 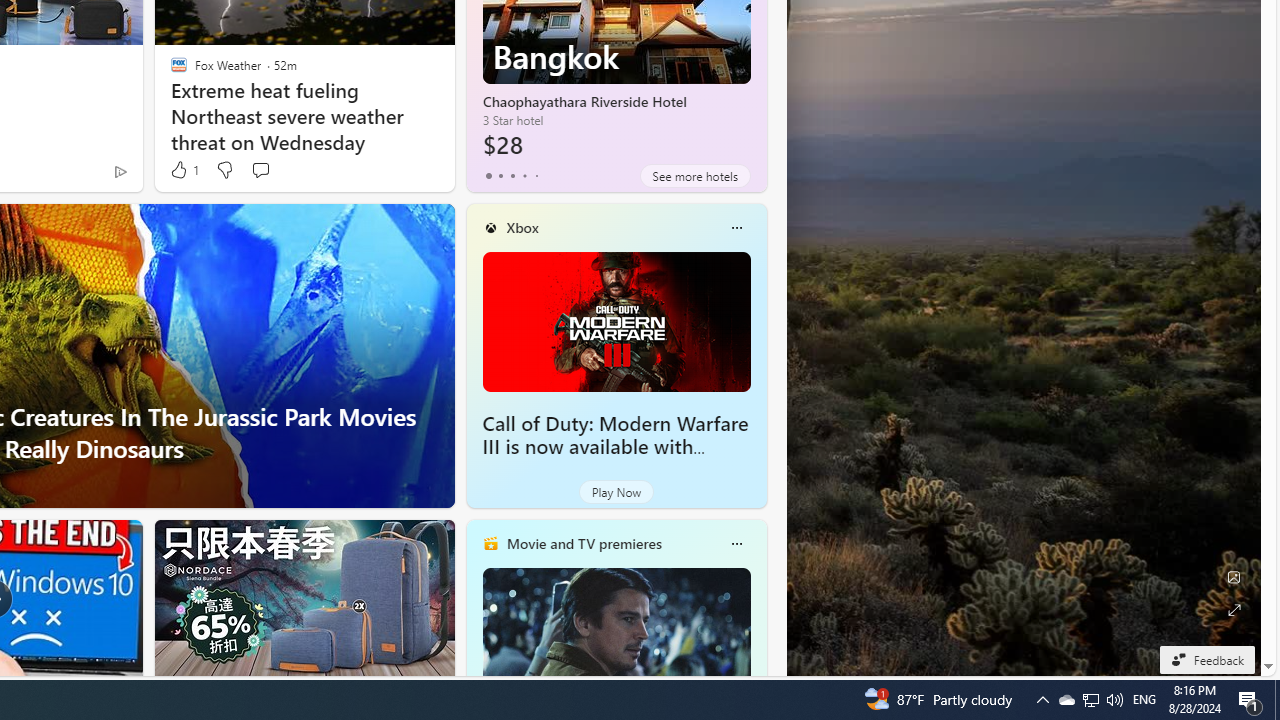 I want to click on 'Class: icon-img', so click(x=735, y=543).